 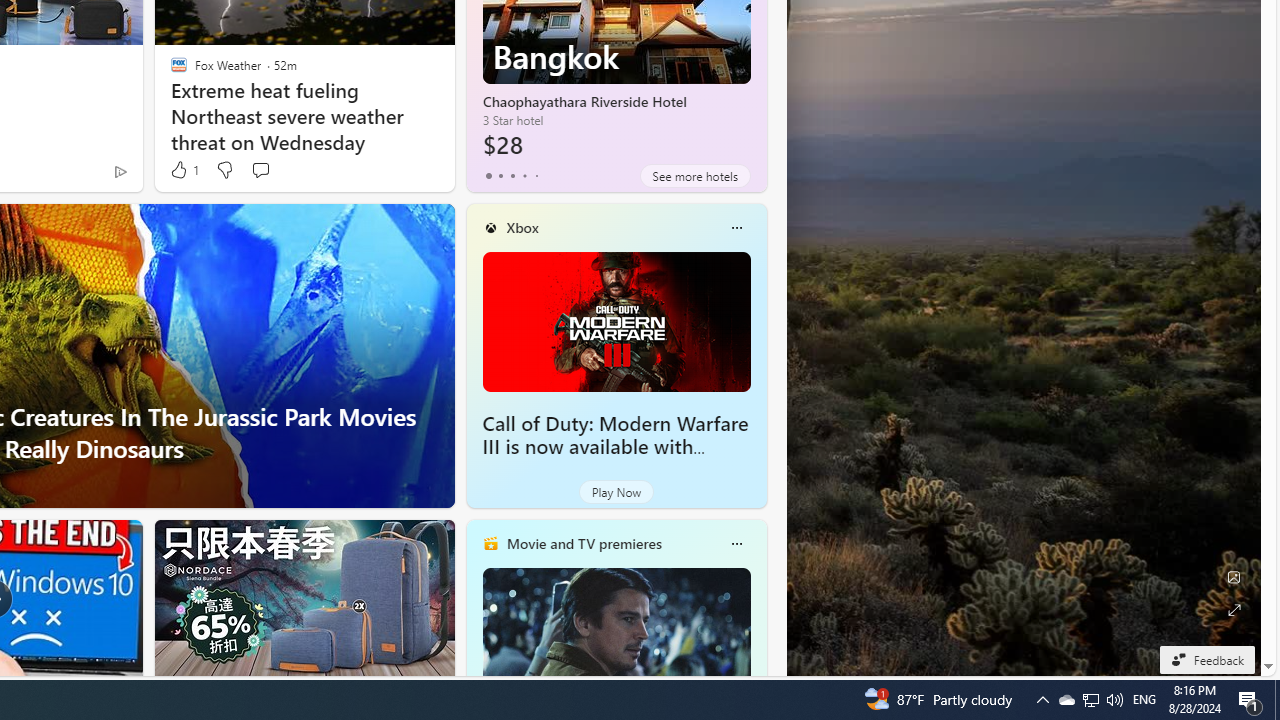 I want to click on 'Class: icon-img', so click(x=735, y=543).